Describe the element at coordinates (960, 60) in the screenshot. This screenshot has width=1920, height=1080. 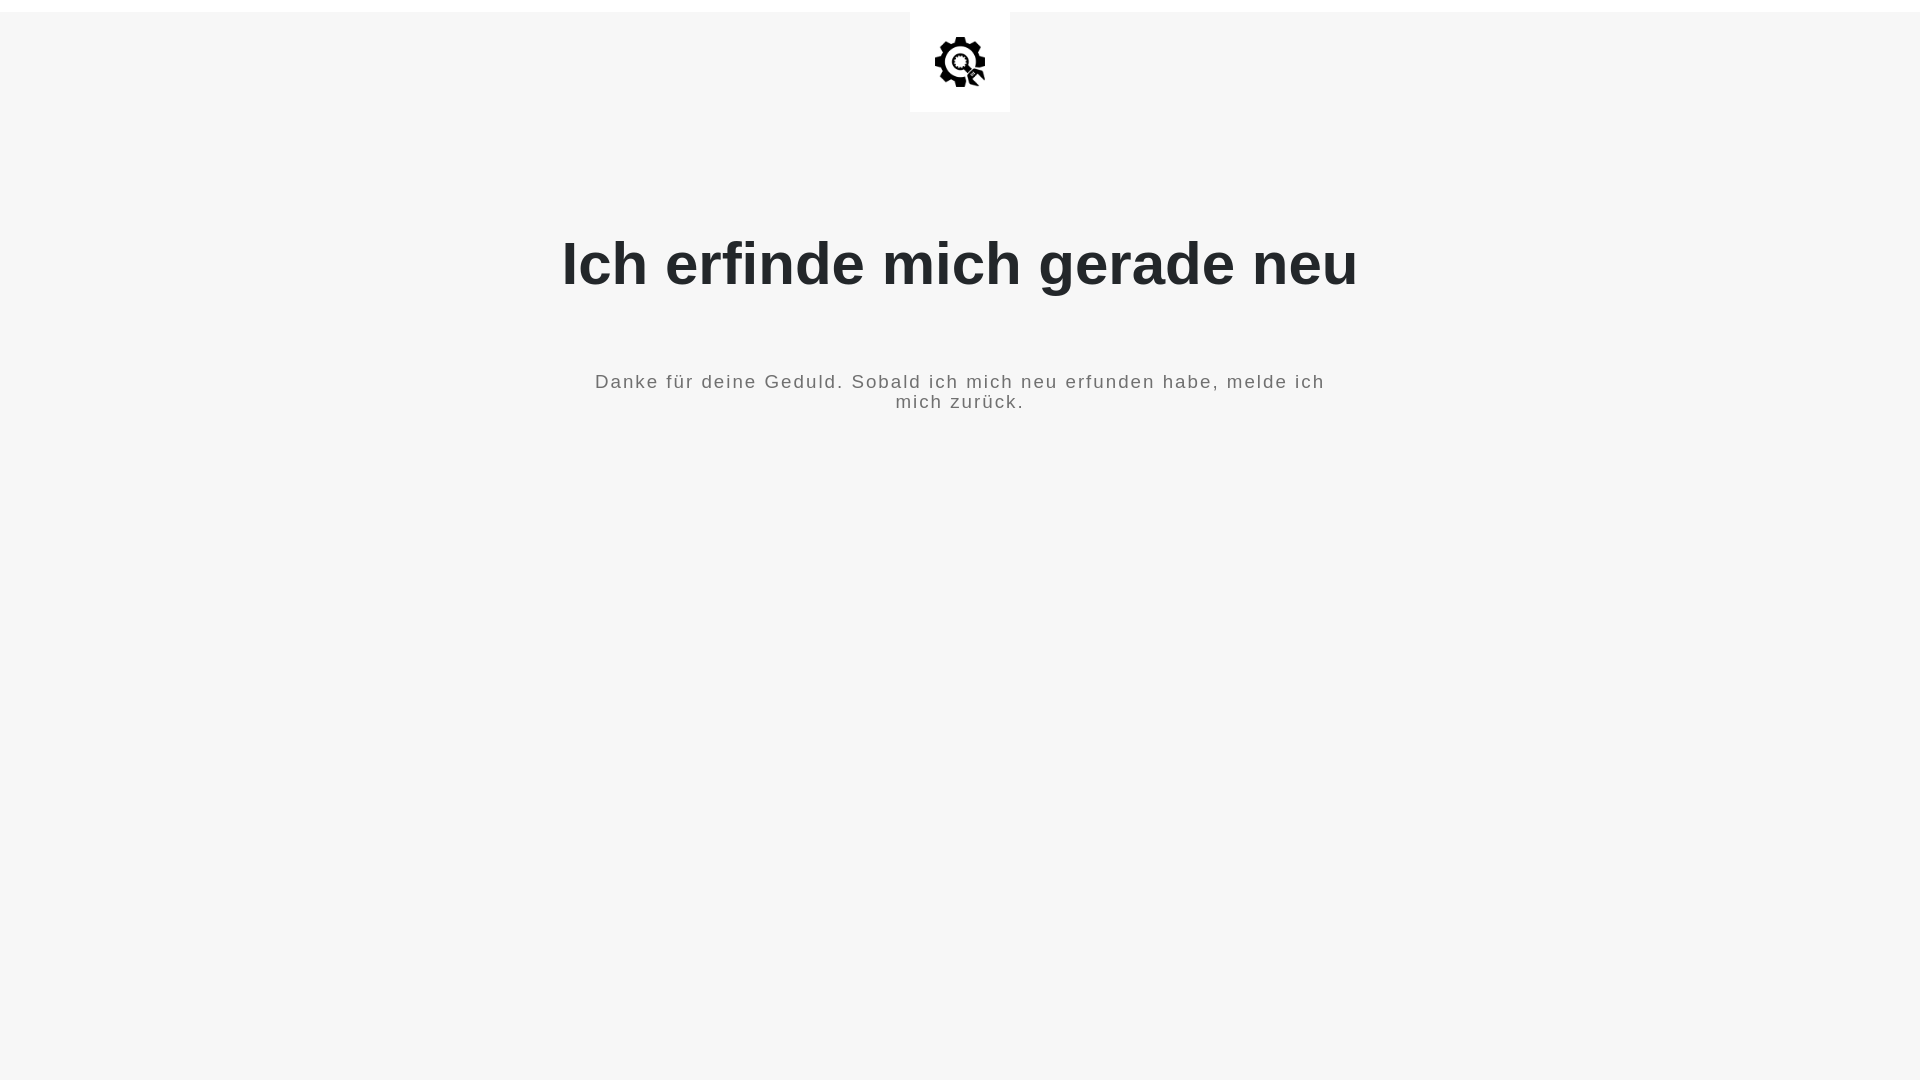
I see `'Site is Under Construction'` at that location.